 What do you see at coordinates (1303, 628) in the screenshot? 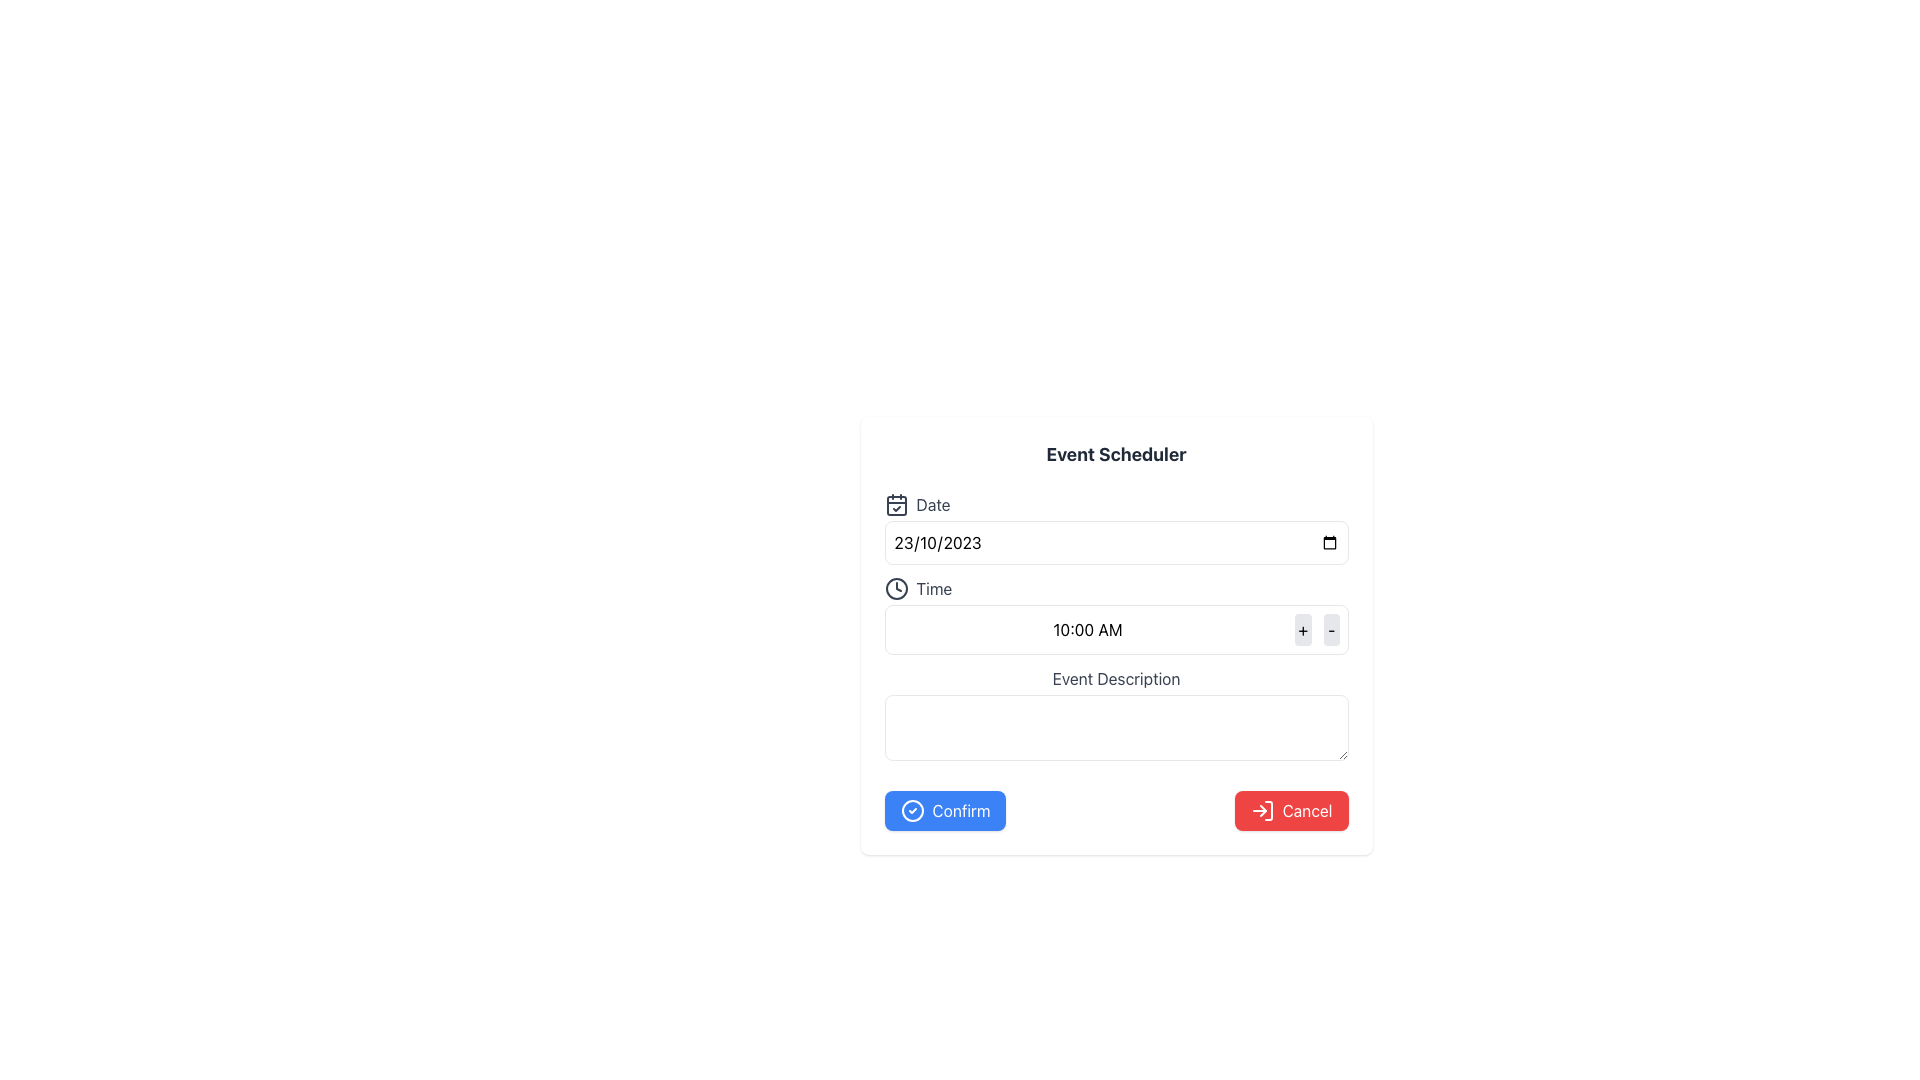
I see `the '+' button with a light-gray background and rounded corners located in the 'Time' input section to increase time` at bounding box center [1303, 628].